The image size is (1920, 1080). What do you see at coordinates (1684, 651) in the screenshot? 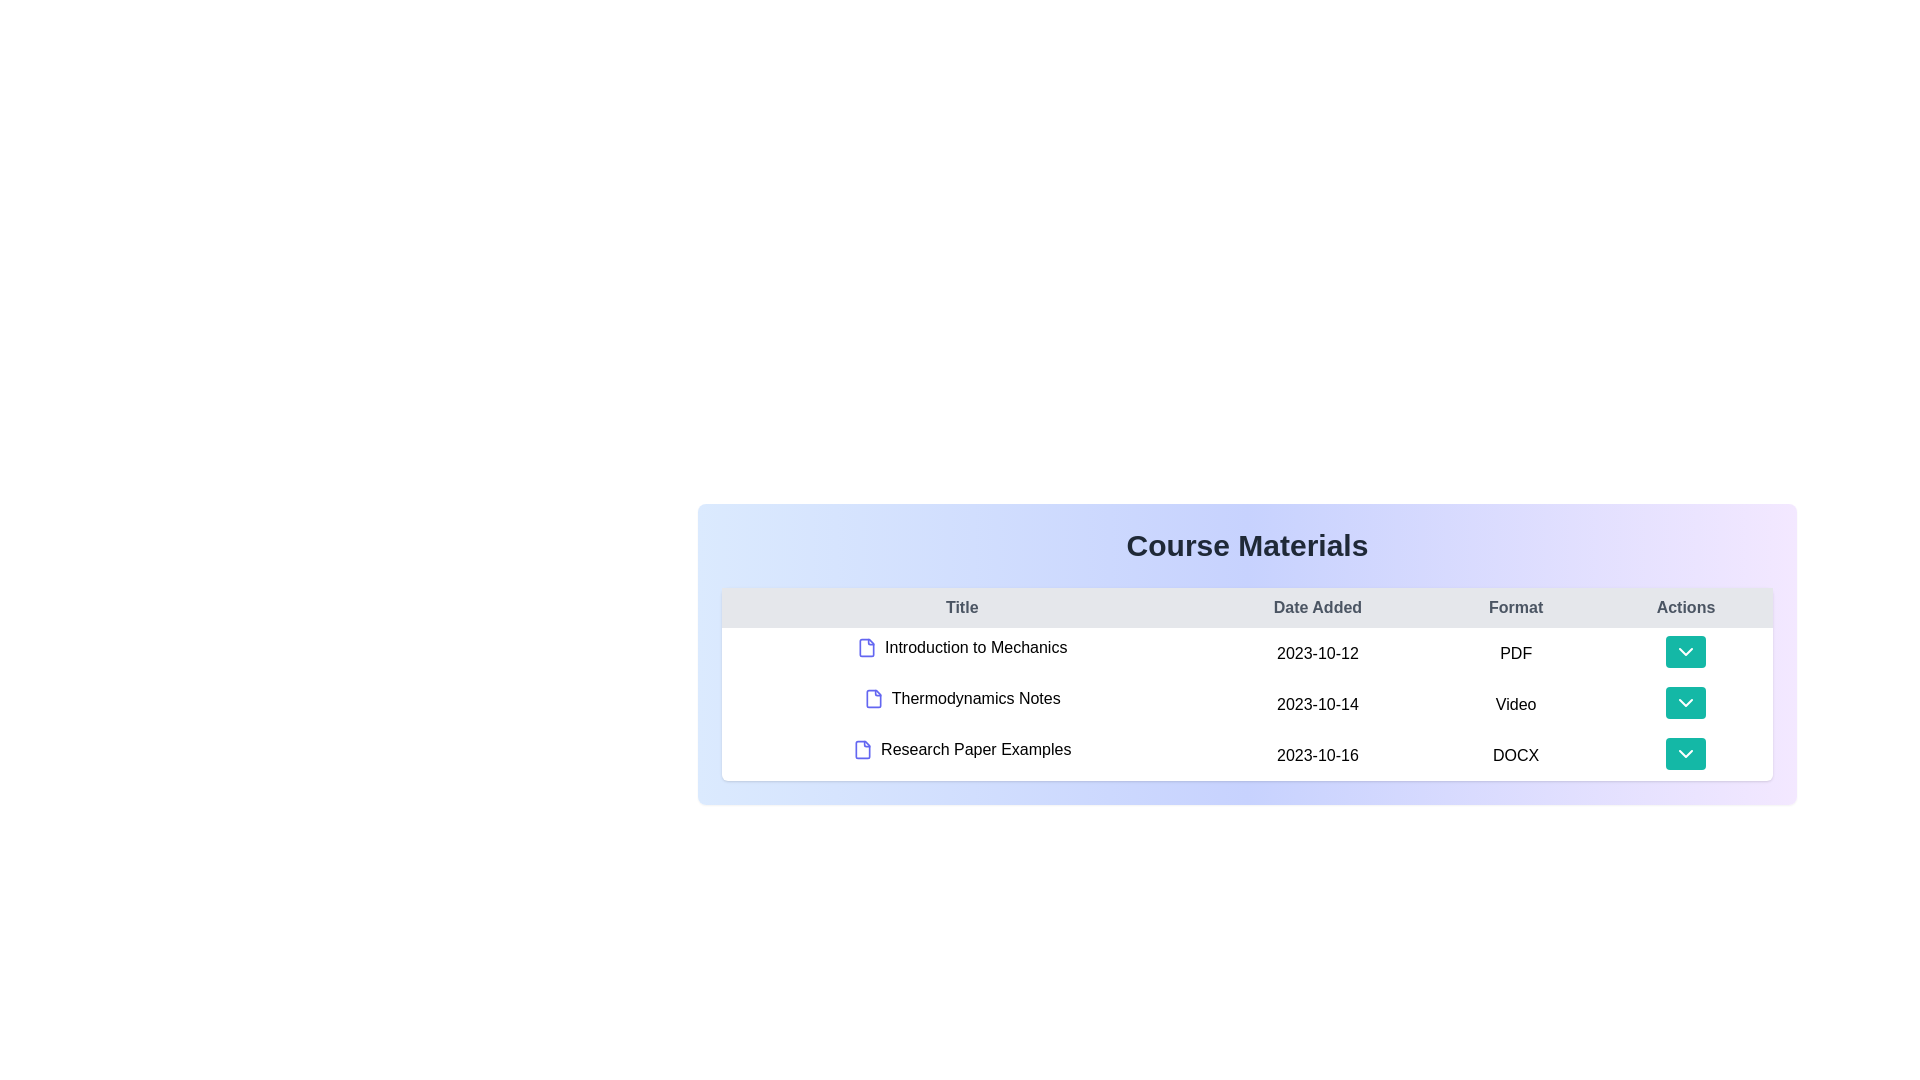
I see `the teal button with a downward-pointing chevron icon in the 'Actions' column of the table for the 'Introduction to Mechanics' item` at bounding box center [1684, 651].